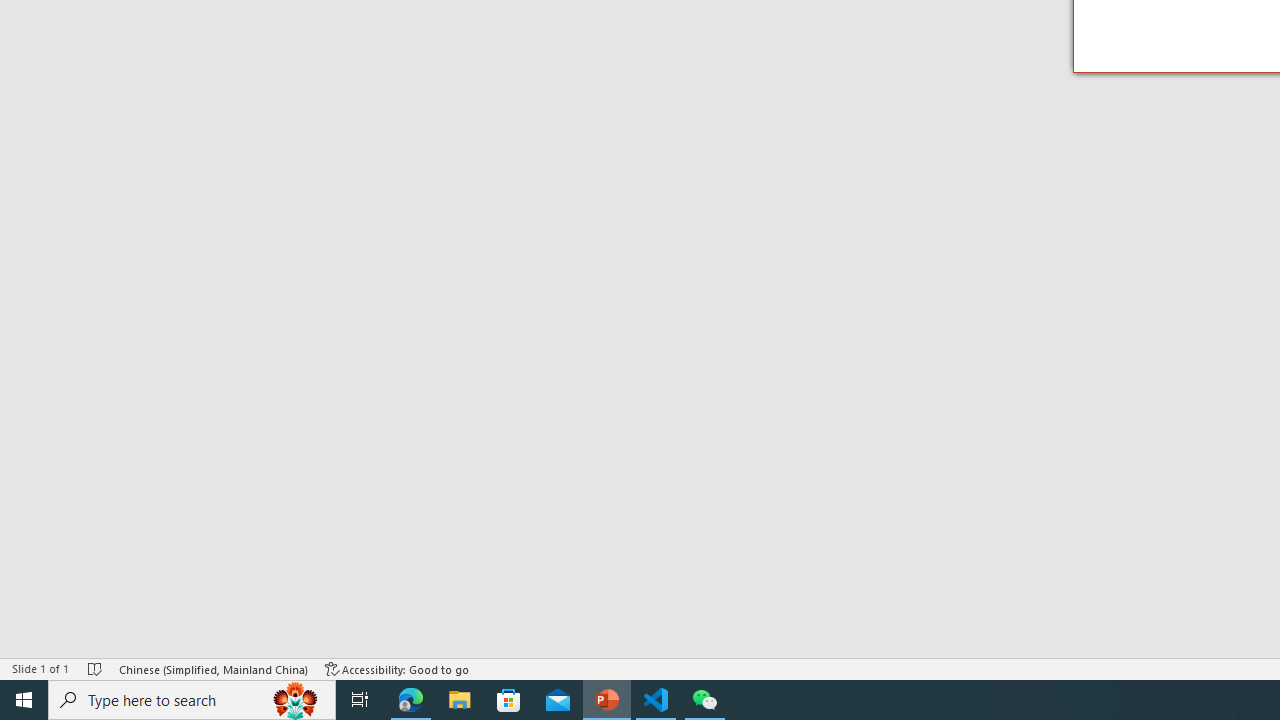 This screenshot has height=720, width=1280. What do you see at coordinates (359, 698) in the screenshot?
I see `'Task View'` at bounding box center [359, 698].